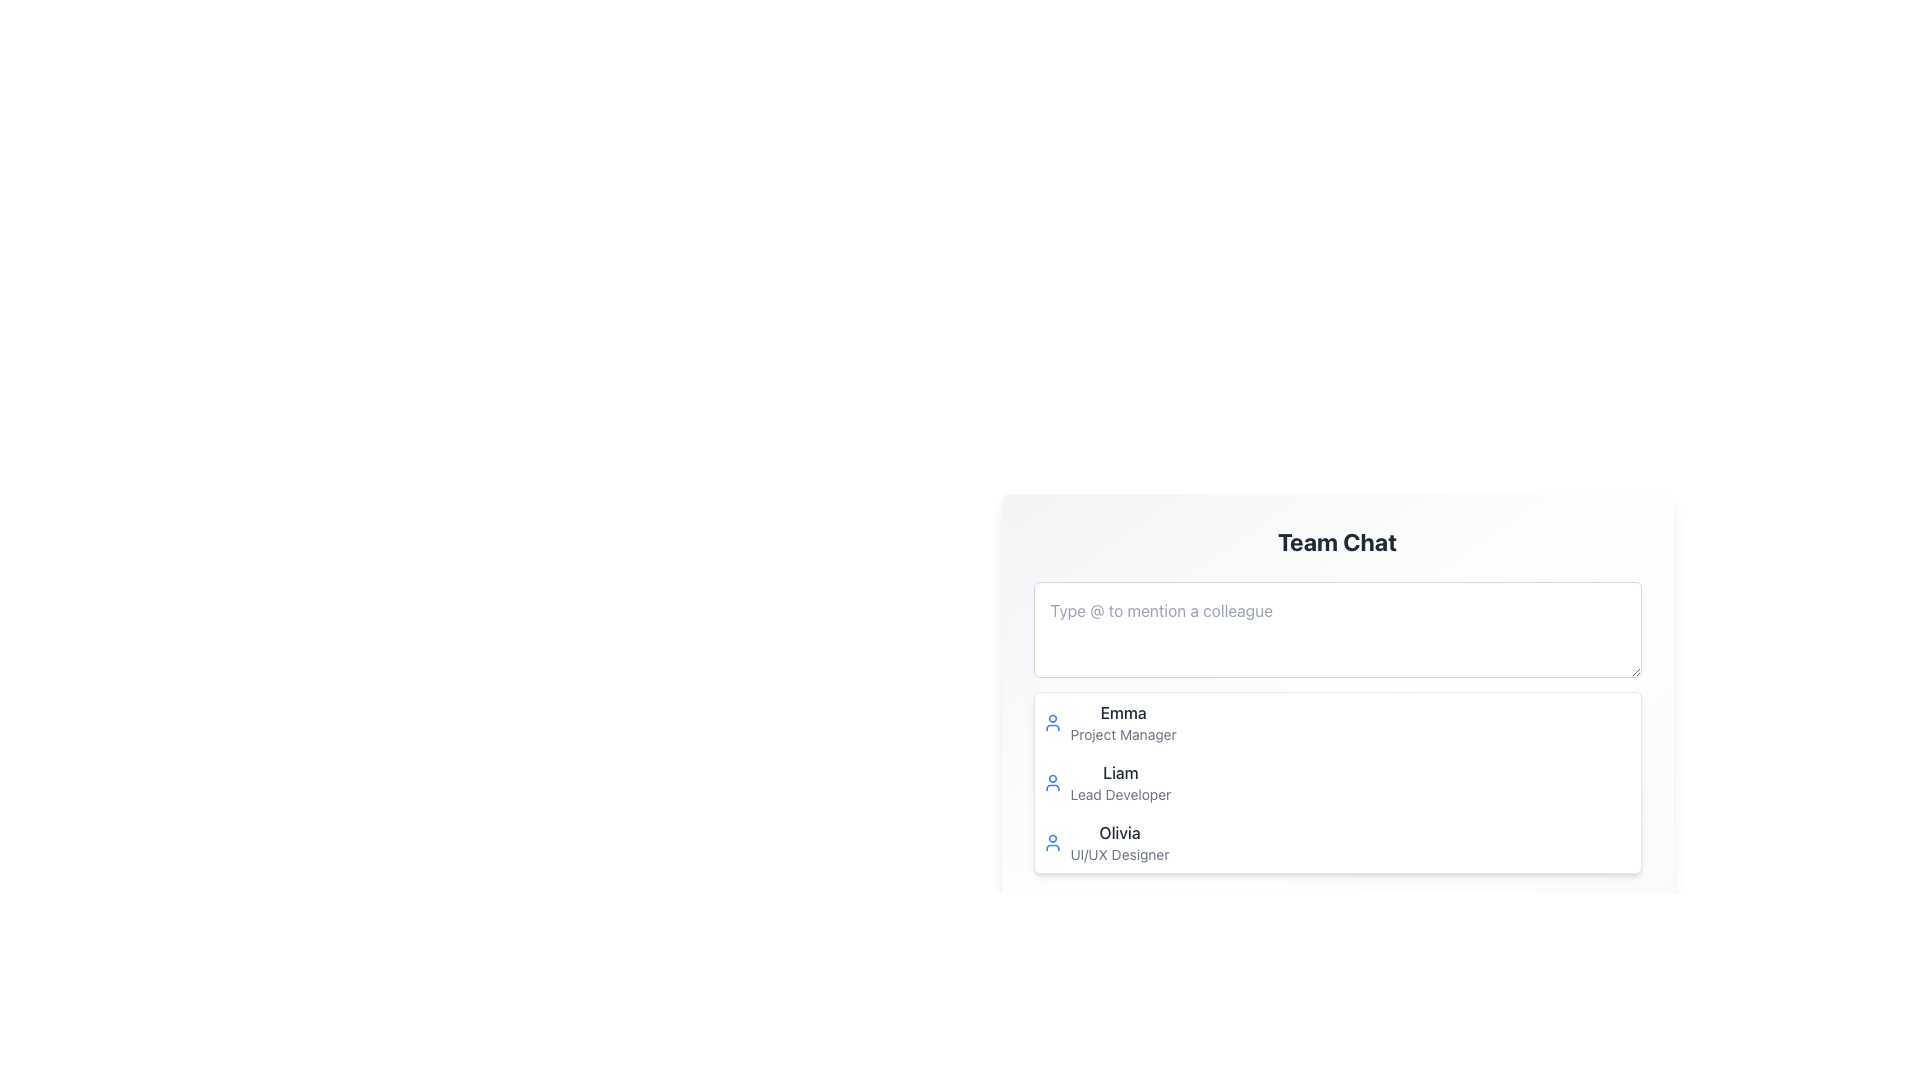  Describe the element at coordinates (1118, 771) in the screenshot. I see `the static text element displaying the name of a team member, located between 'Emma' and 'Olivia'` at that location.